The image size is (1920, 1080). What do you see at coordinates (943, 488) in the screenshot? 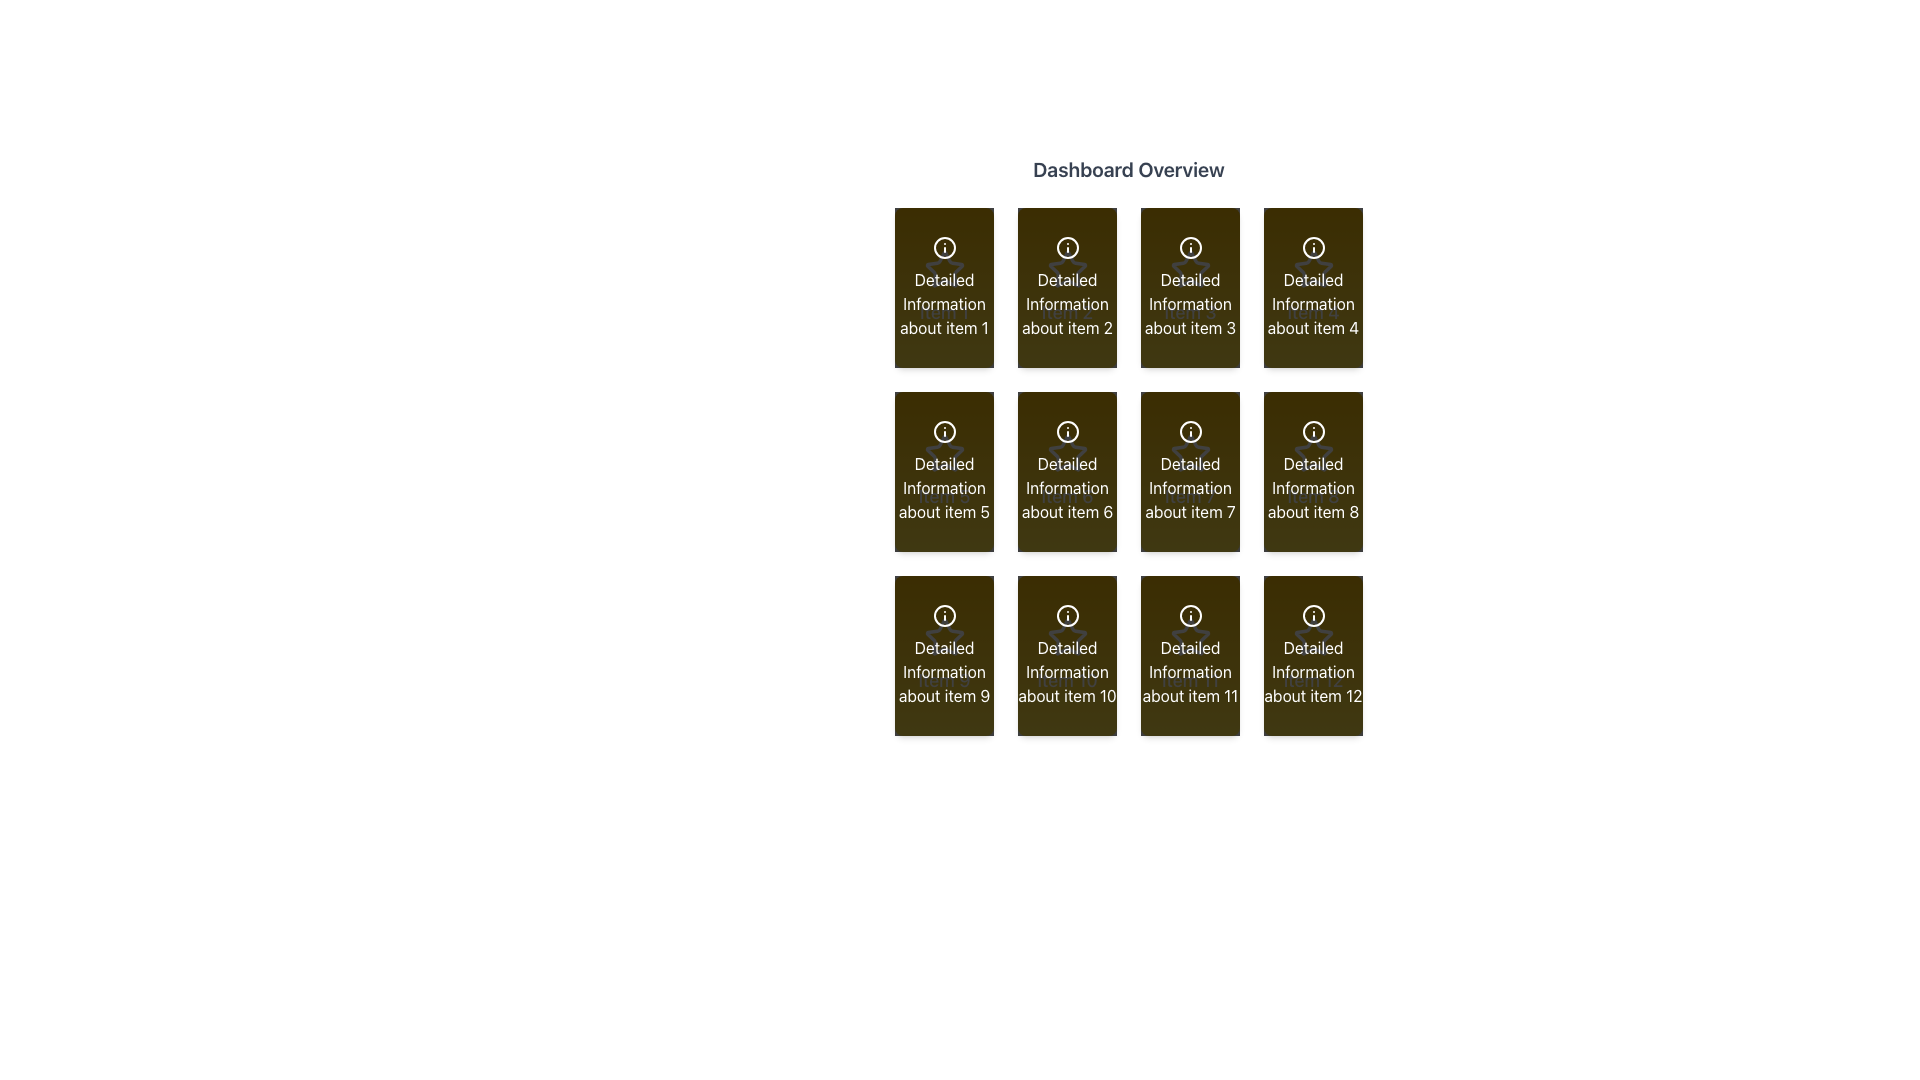
I see `the static text label displaying details about 'item 5', located in the second row, first column of the grid layout` at bounding box center [943, 488].